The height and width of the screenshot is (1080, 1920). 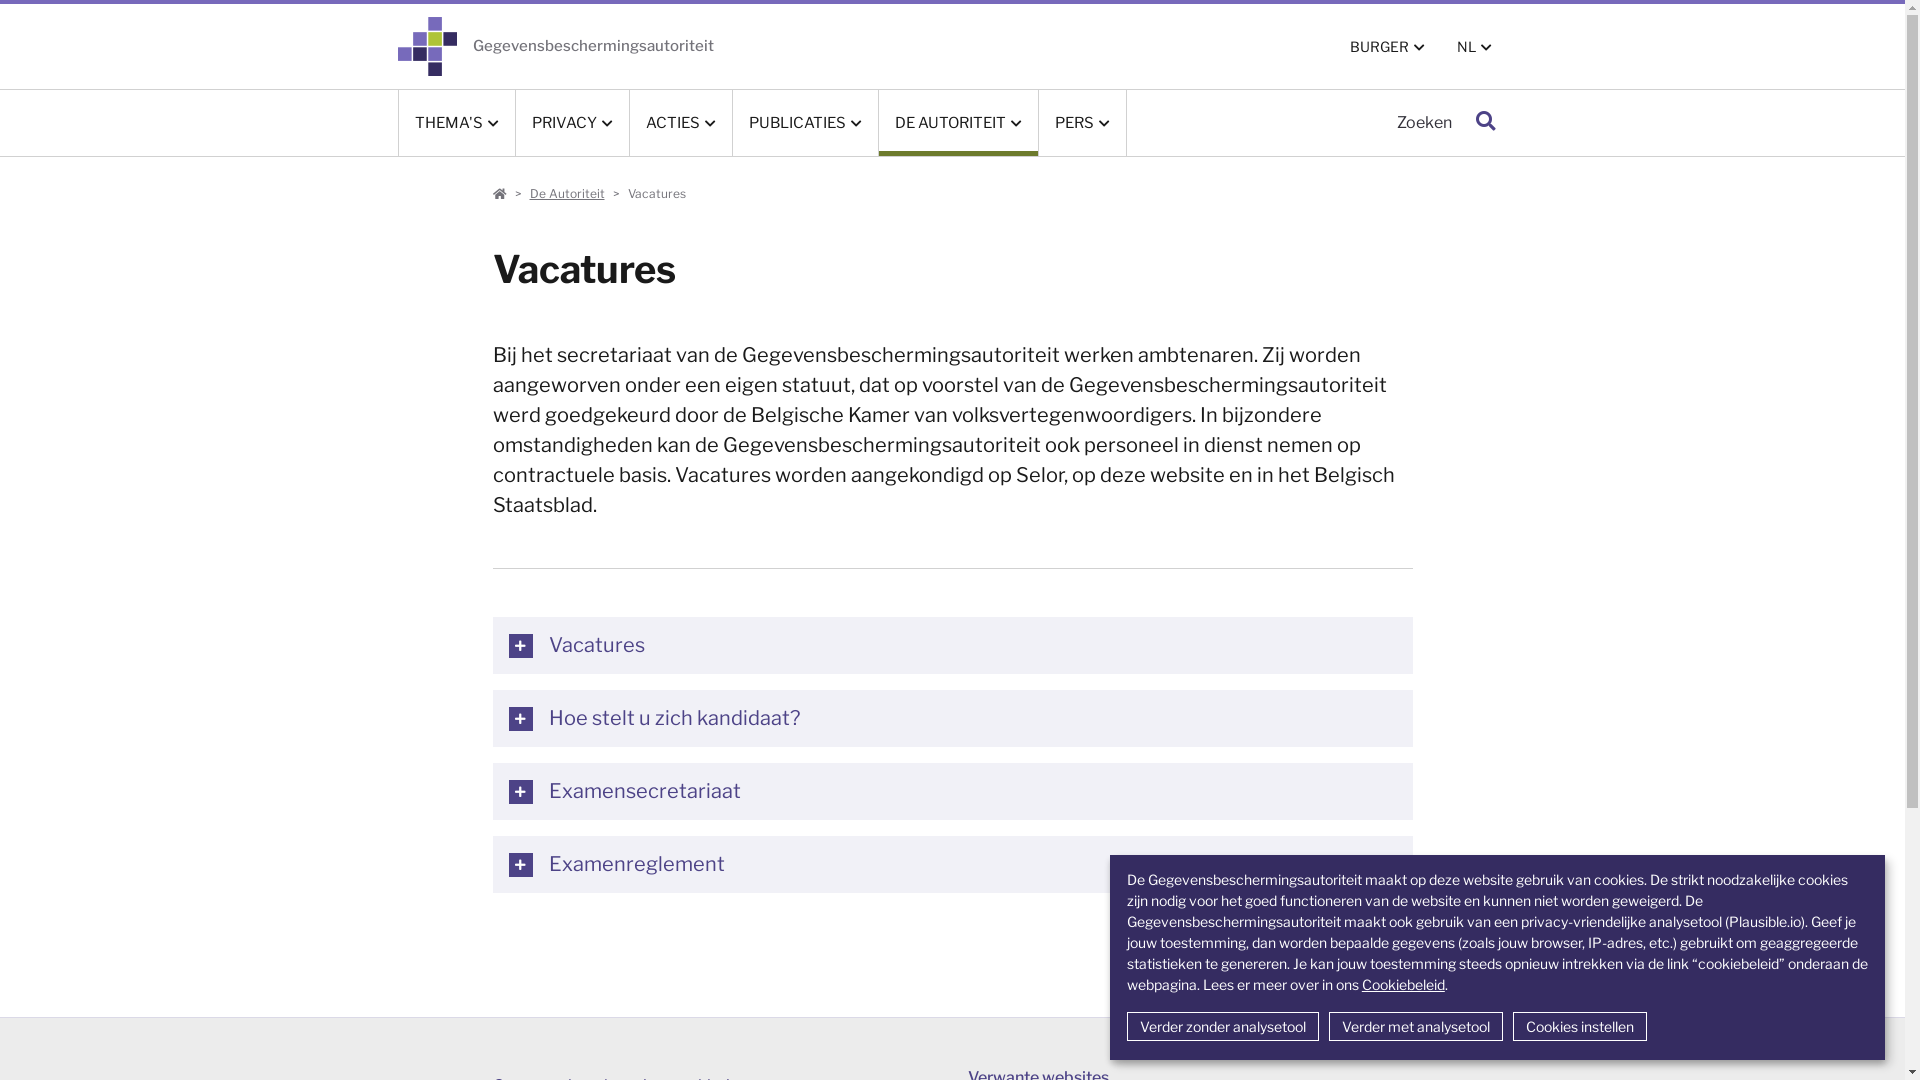 I want to click on 'PUBLICATIES', so click(x=804, y=123).